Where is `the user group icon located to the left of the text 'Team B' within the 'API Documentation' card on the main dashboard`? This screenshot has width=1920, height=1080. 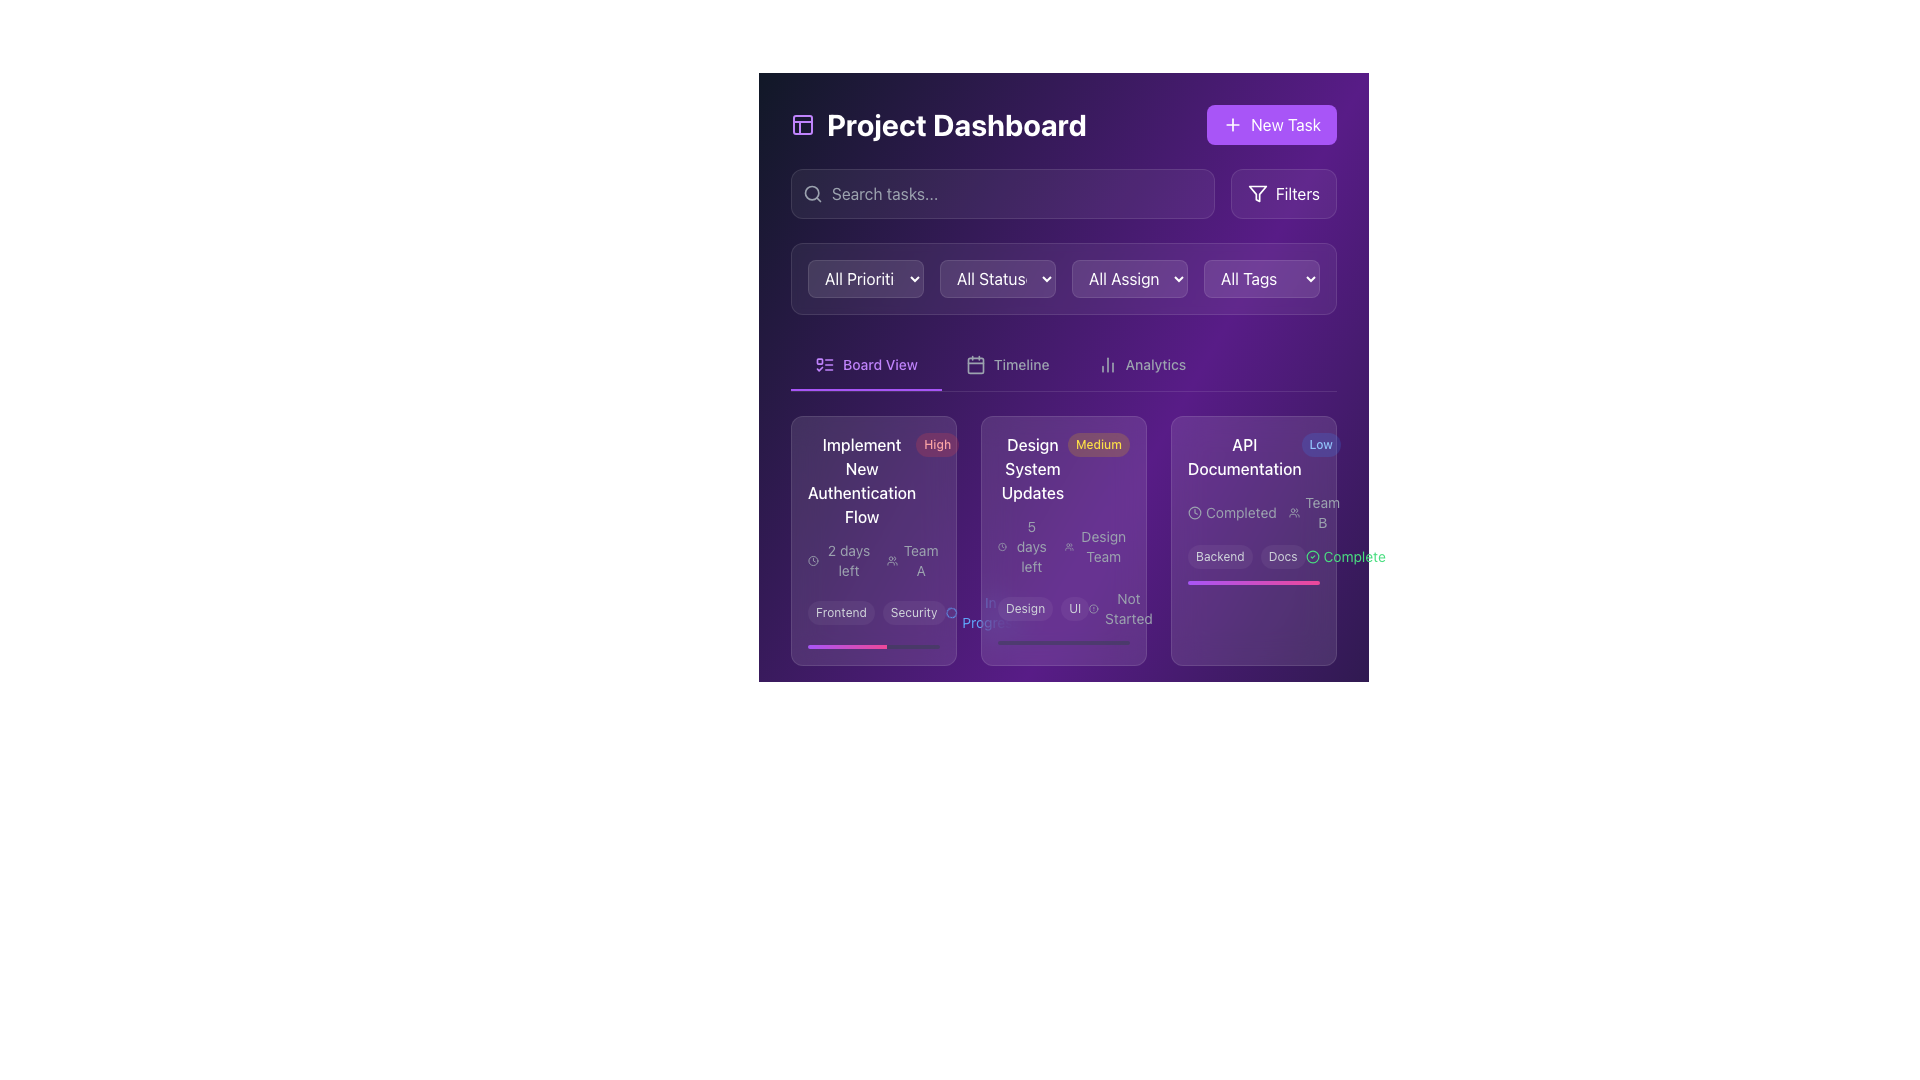
the user group icon located to the left of the text 'Team B' within the 'API Documentation' card on the main dashboard is located at coordinates (1294, 512).